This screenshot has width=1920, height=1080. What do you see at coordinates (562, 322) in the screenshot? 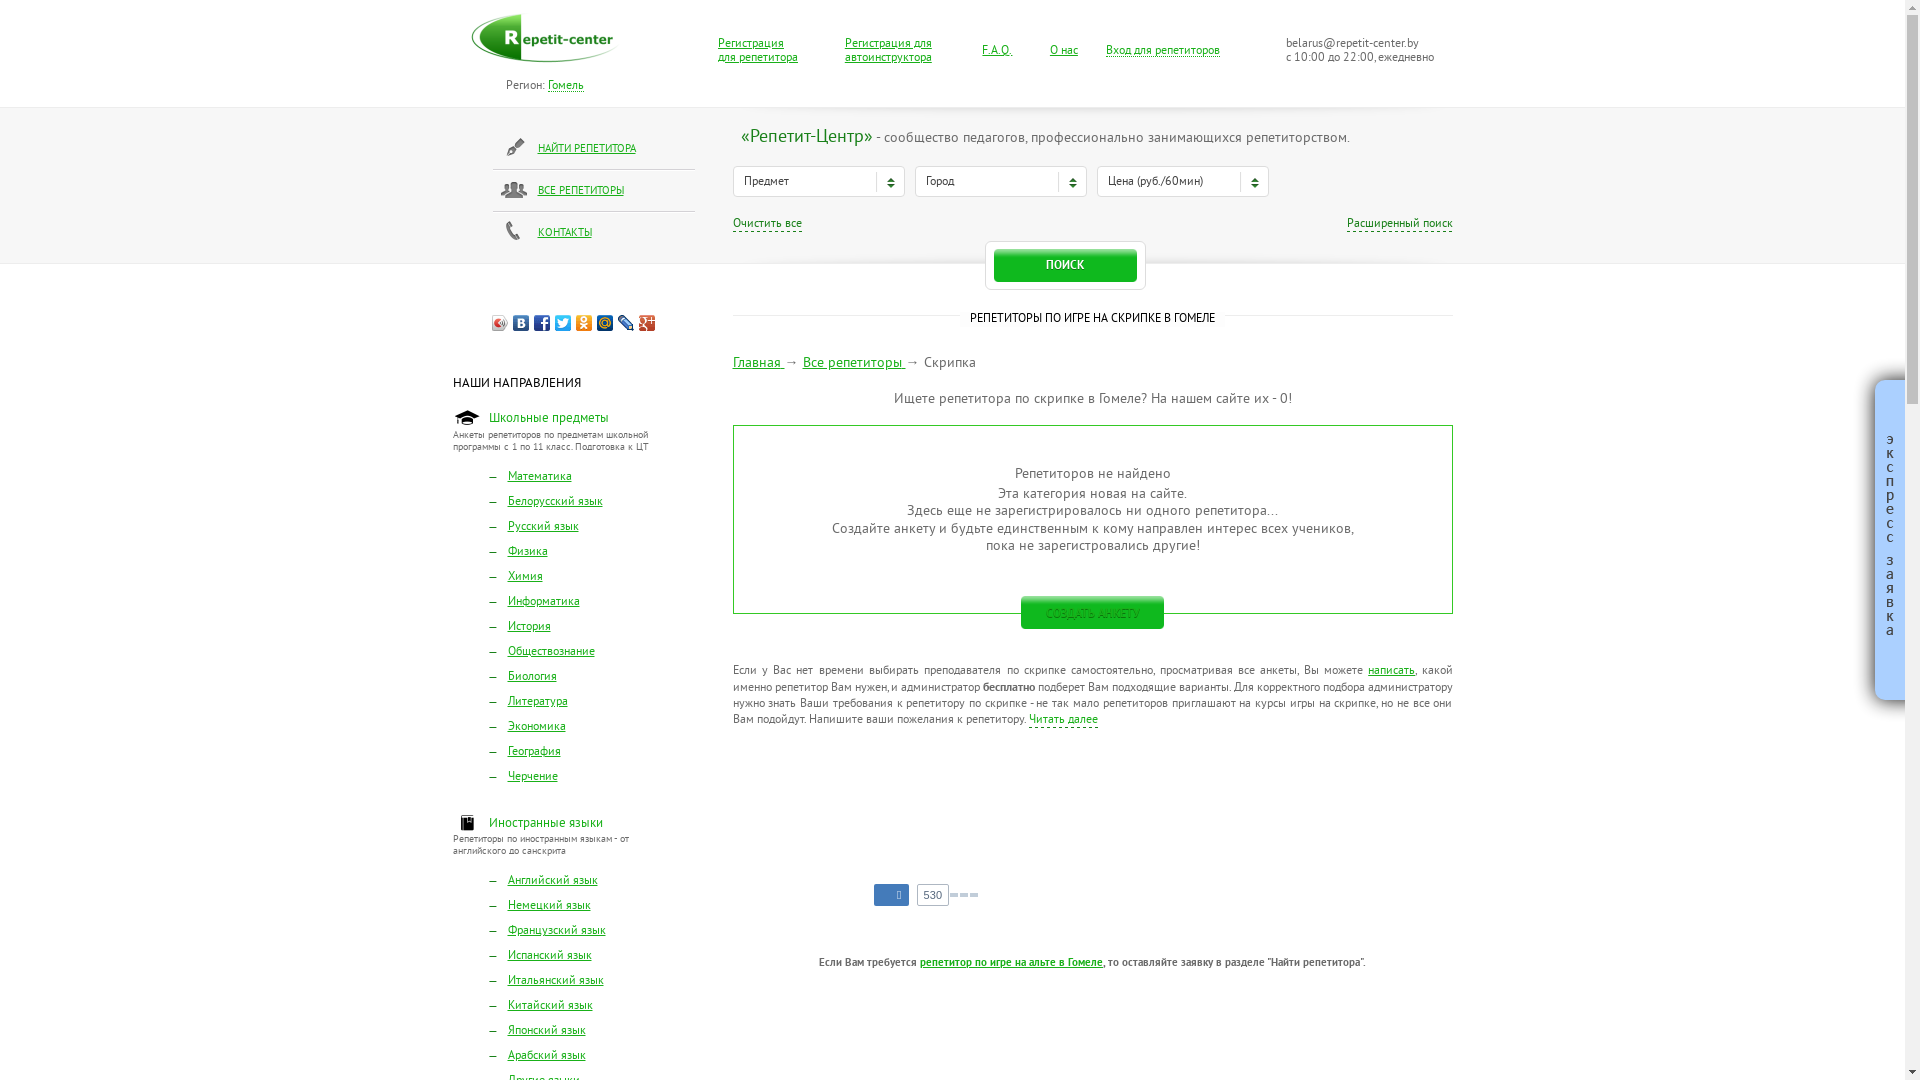
I see `'Twitter'` at bounding box center [562, 322].